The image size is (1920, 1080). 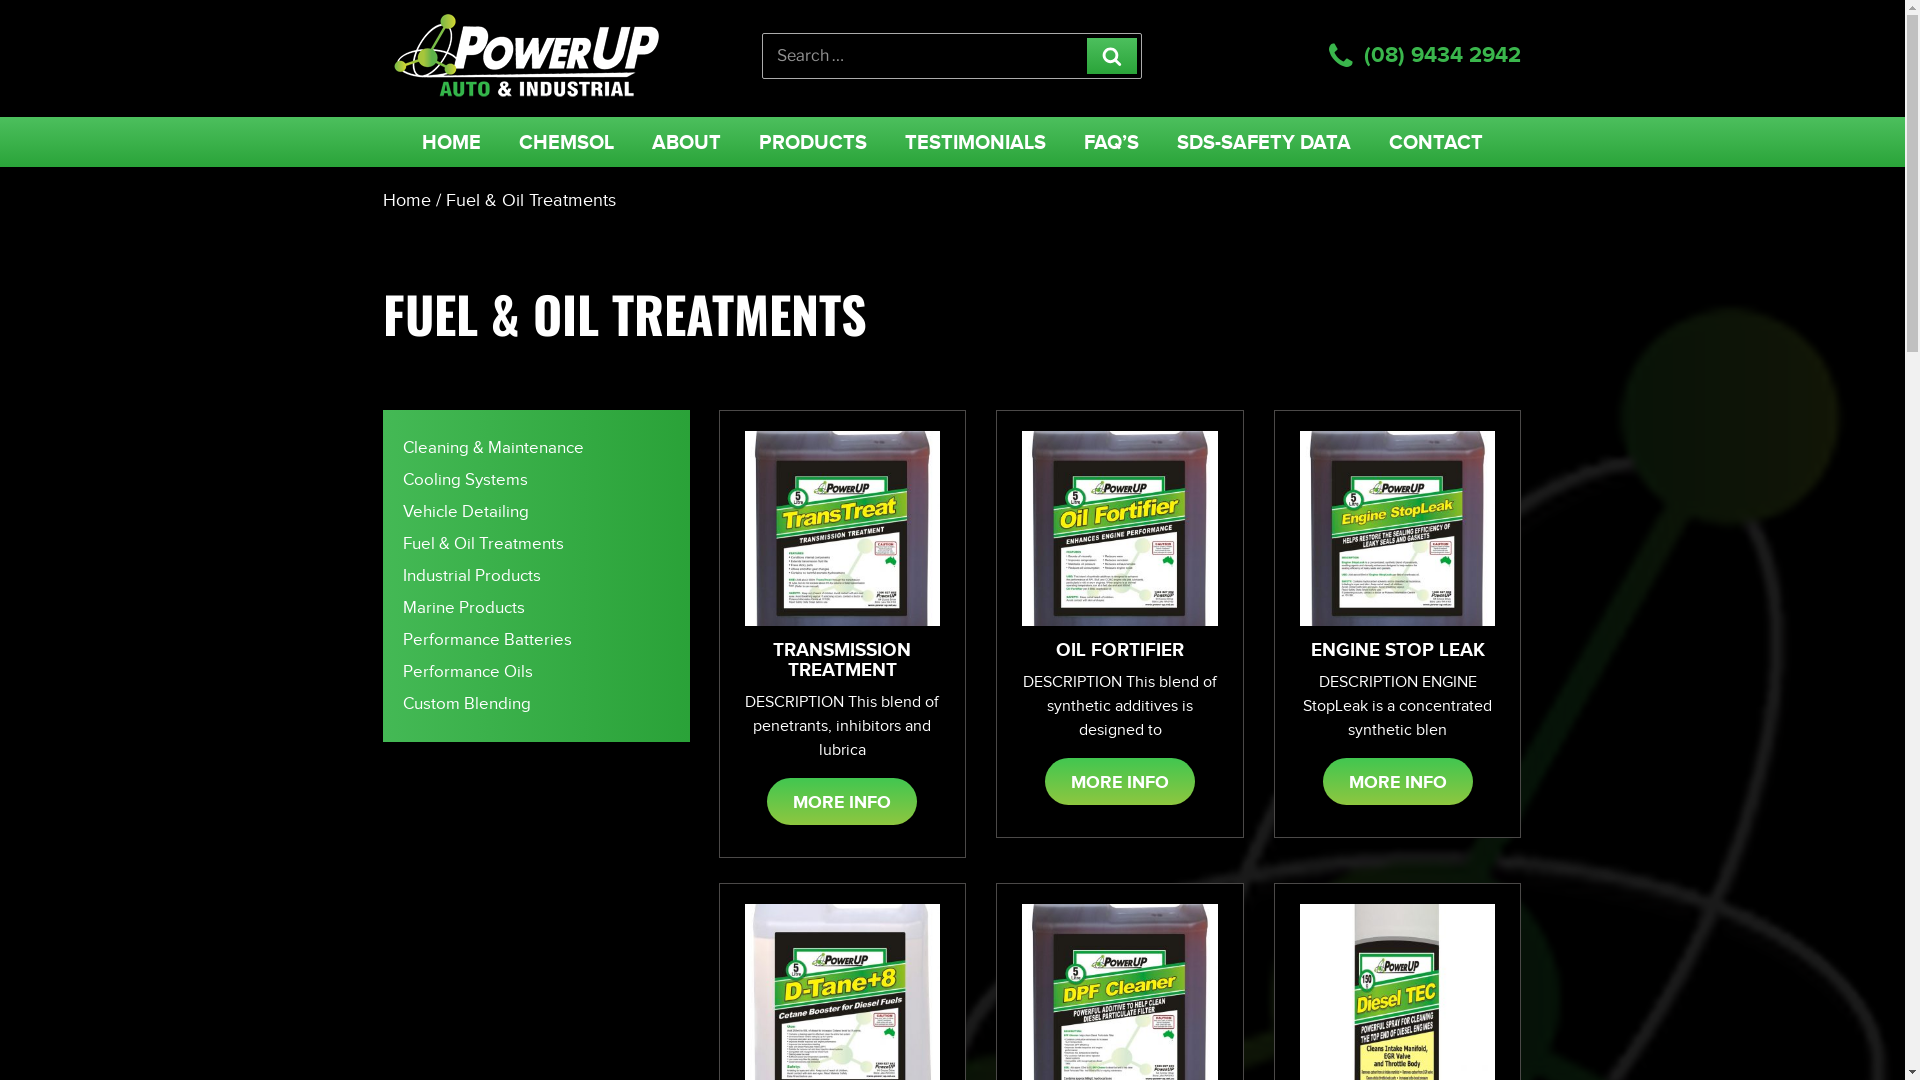 I want to click on 'Performance Oils', so click(x=401, y=671).